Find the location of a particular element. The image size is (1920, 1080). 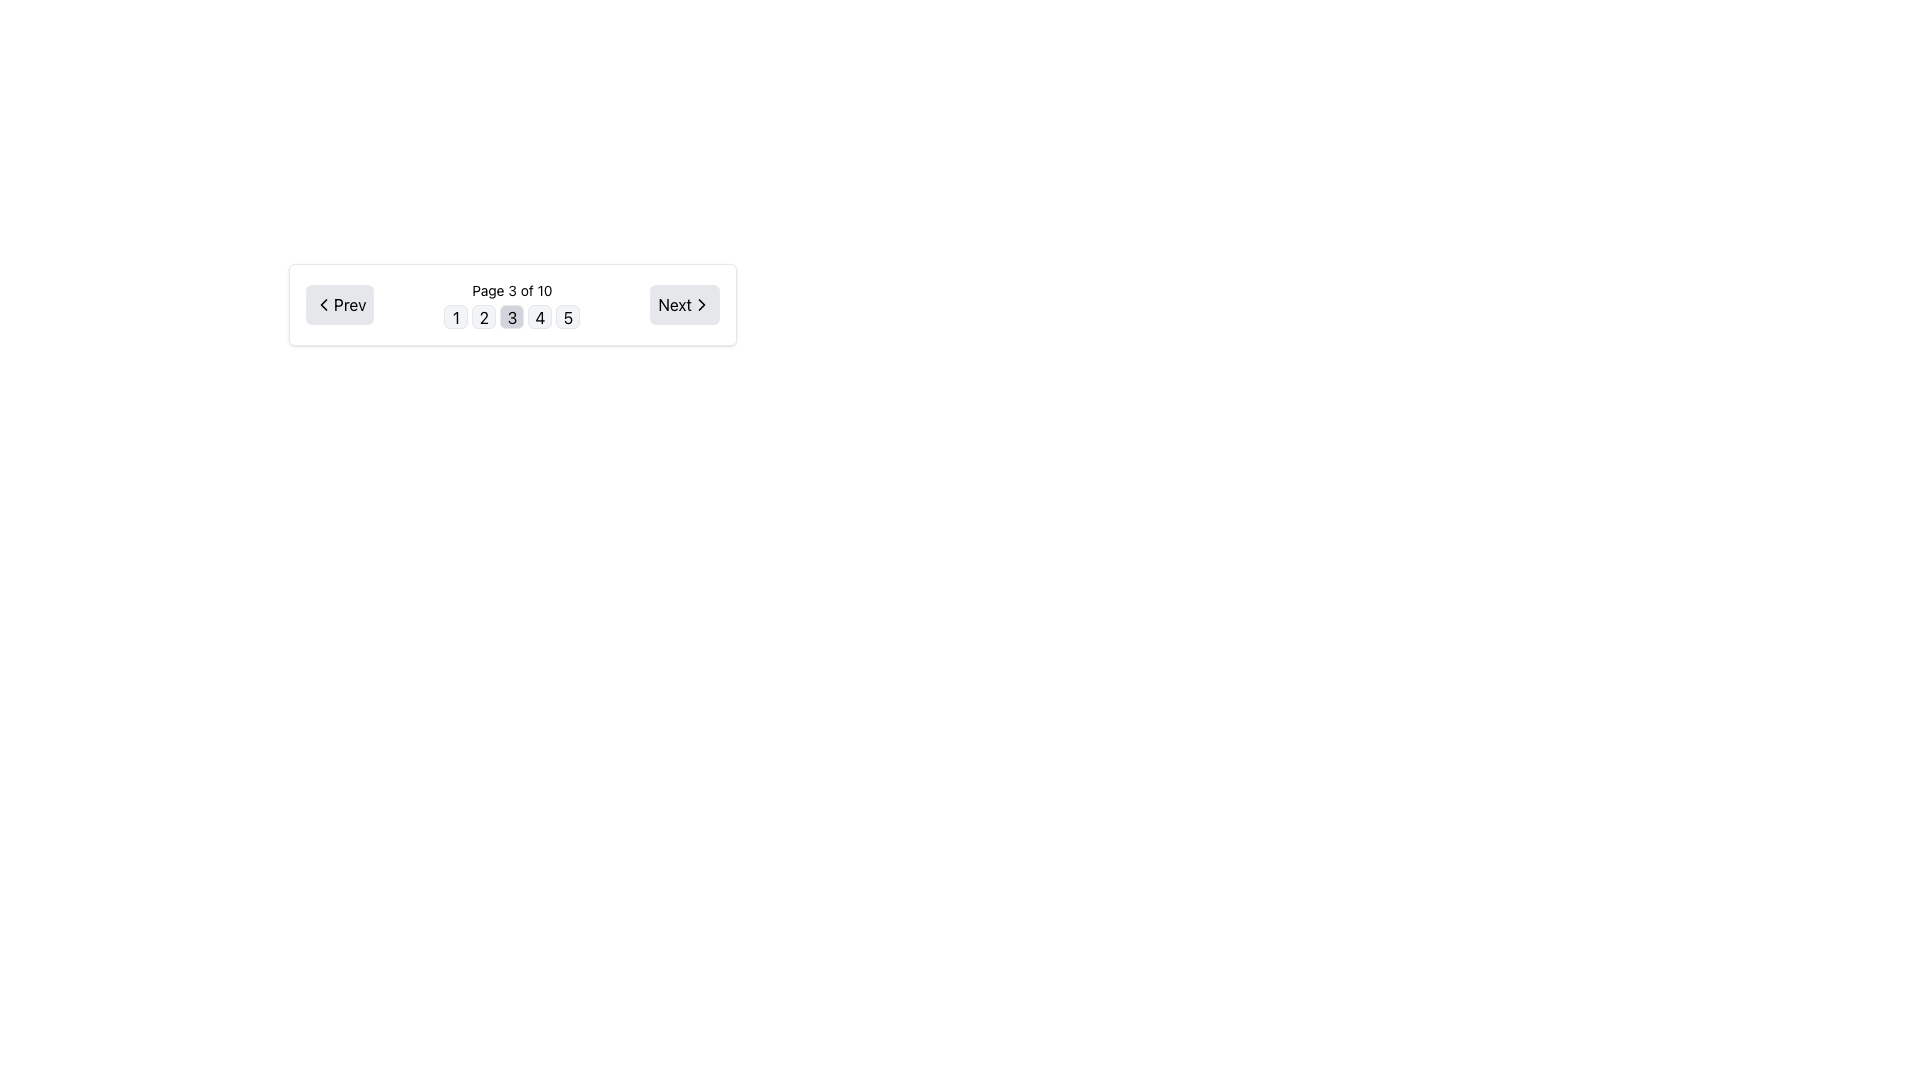

the 'Next' button which is a rectangular button containing a rightward chevron icon is located at coordinates (701, 304).